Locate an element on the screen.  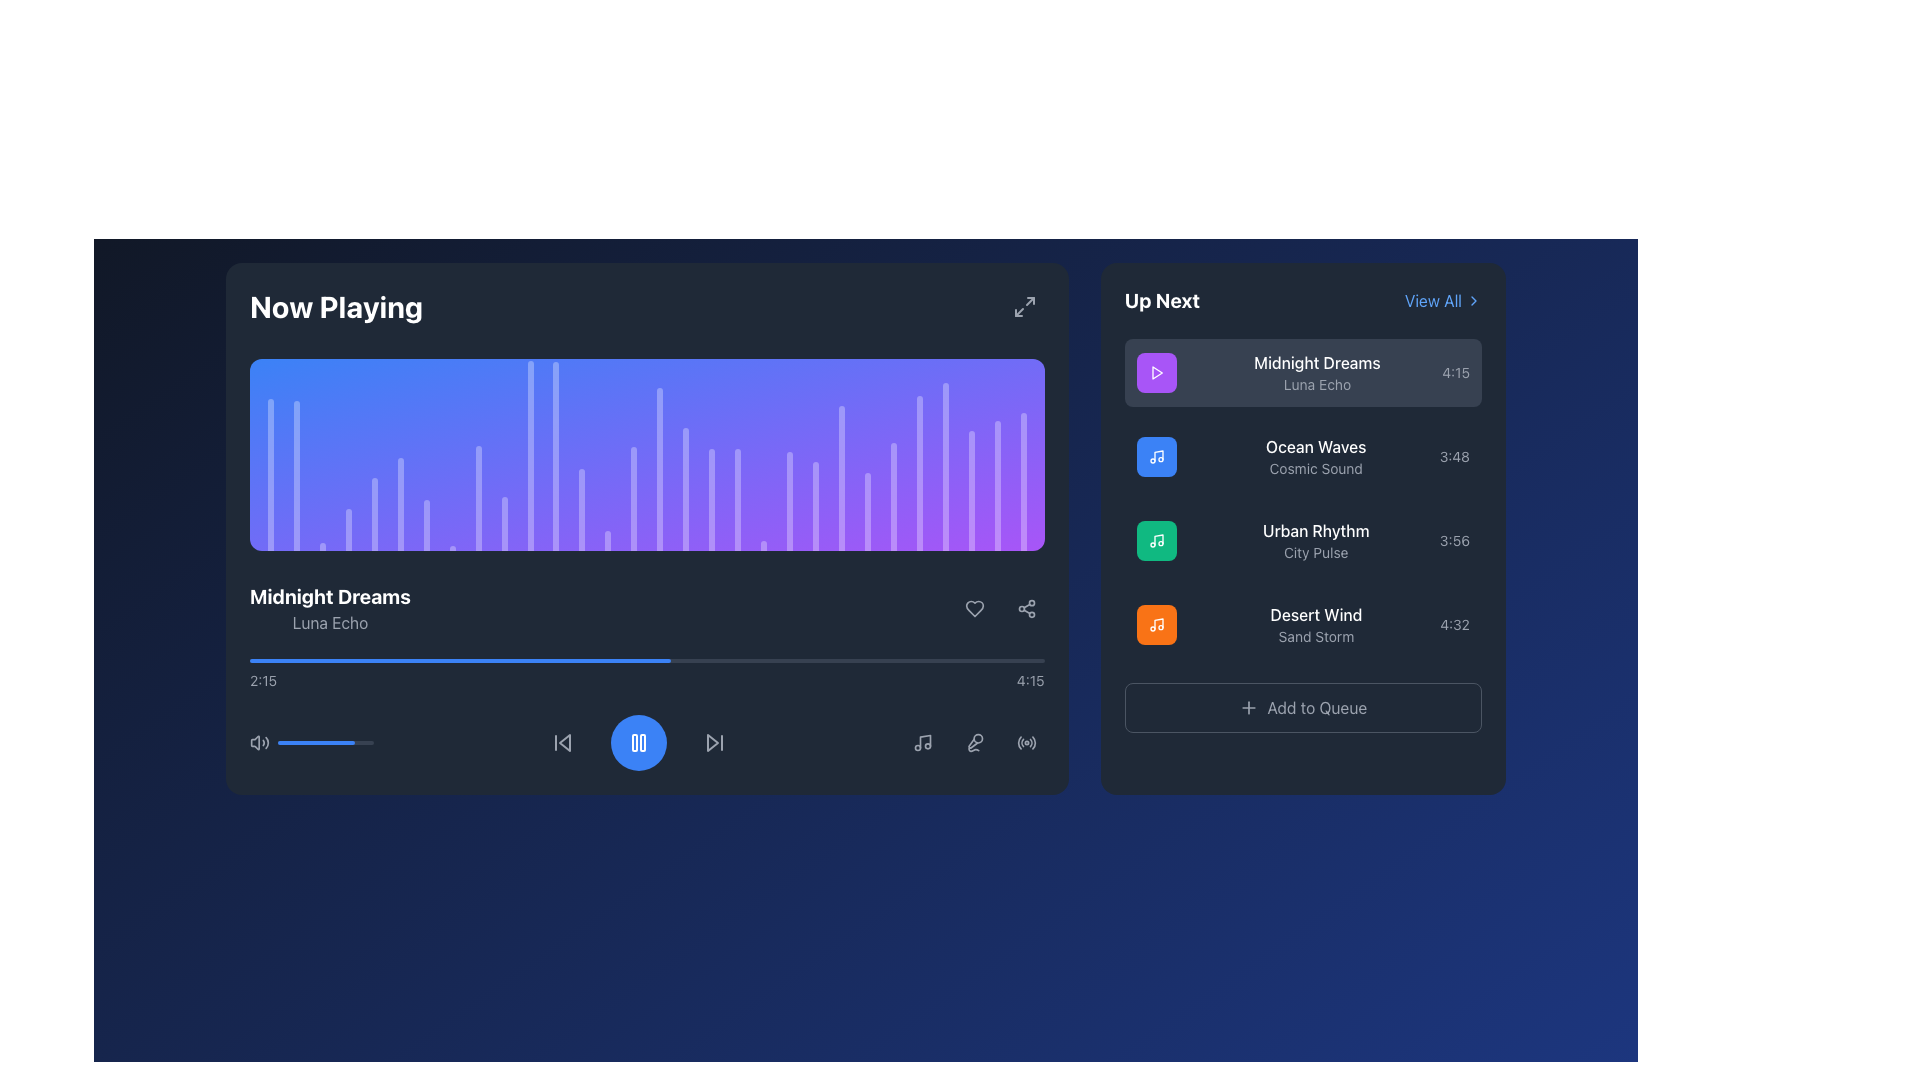
the rightward-pointing chevron icon located to the right of the 'View All' text in the 'Up Next' section is located at coordinates (1473, 300).